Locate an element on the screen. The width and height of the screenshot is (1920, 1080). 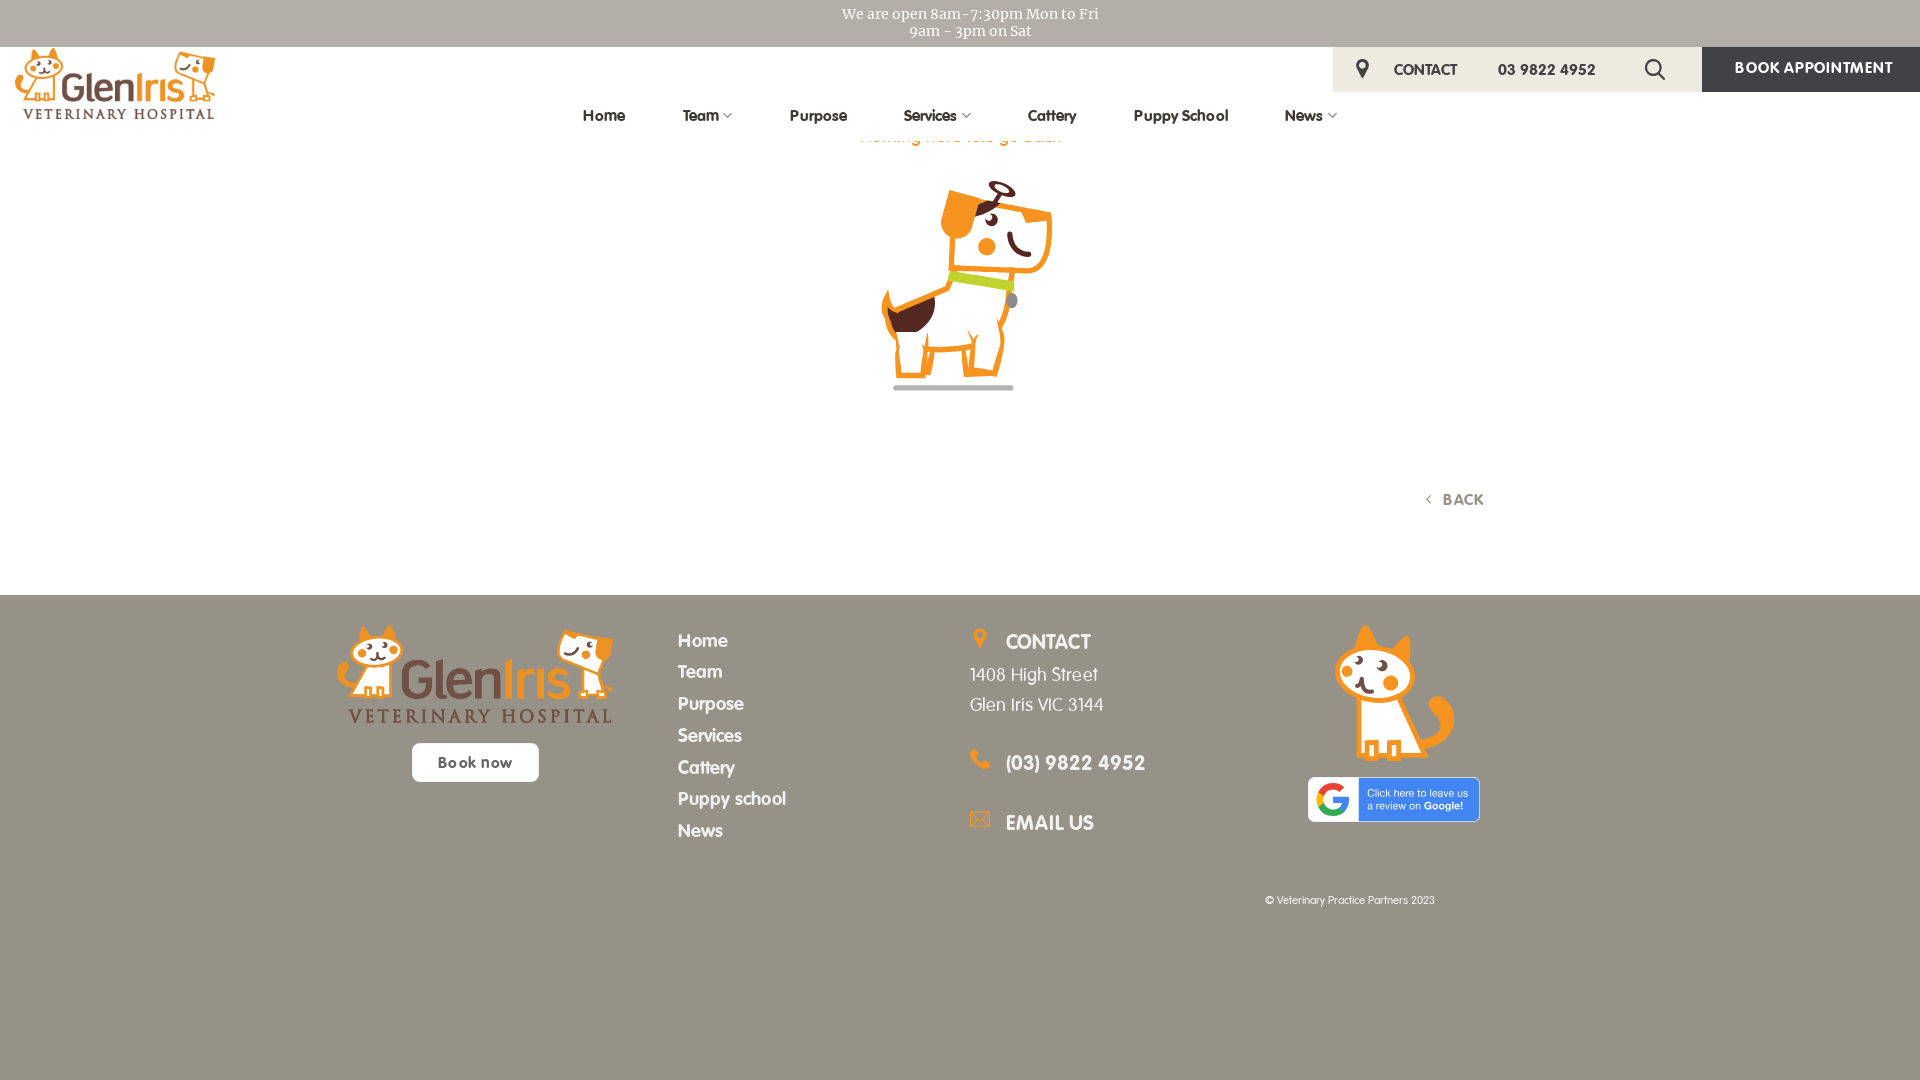
'News' is located at coordinates (700, 829).